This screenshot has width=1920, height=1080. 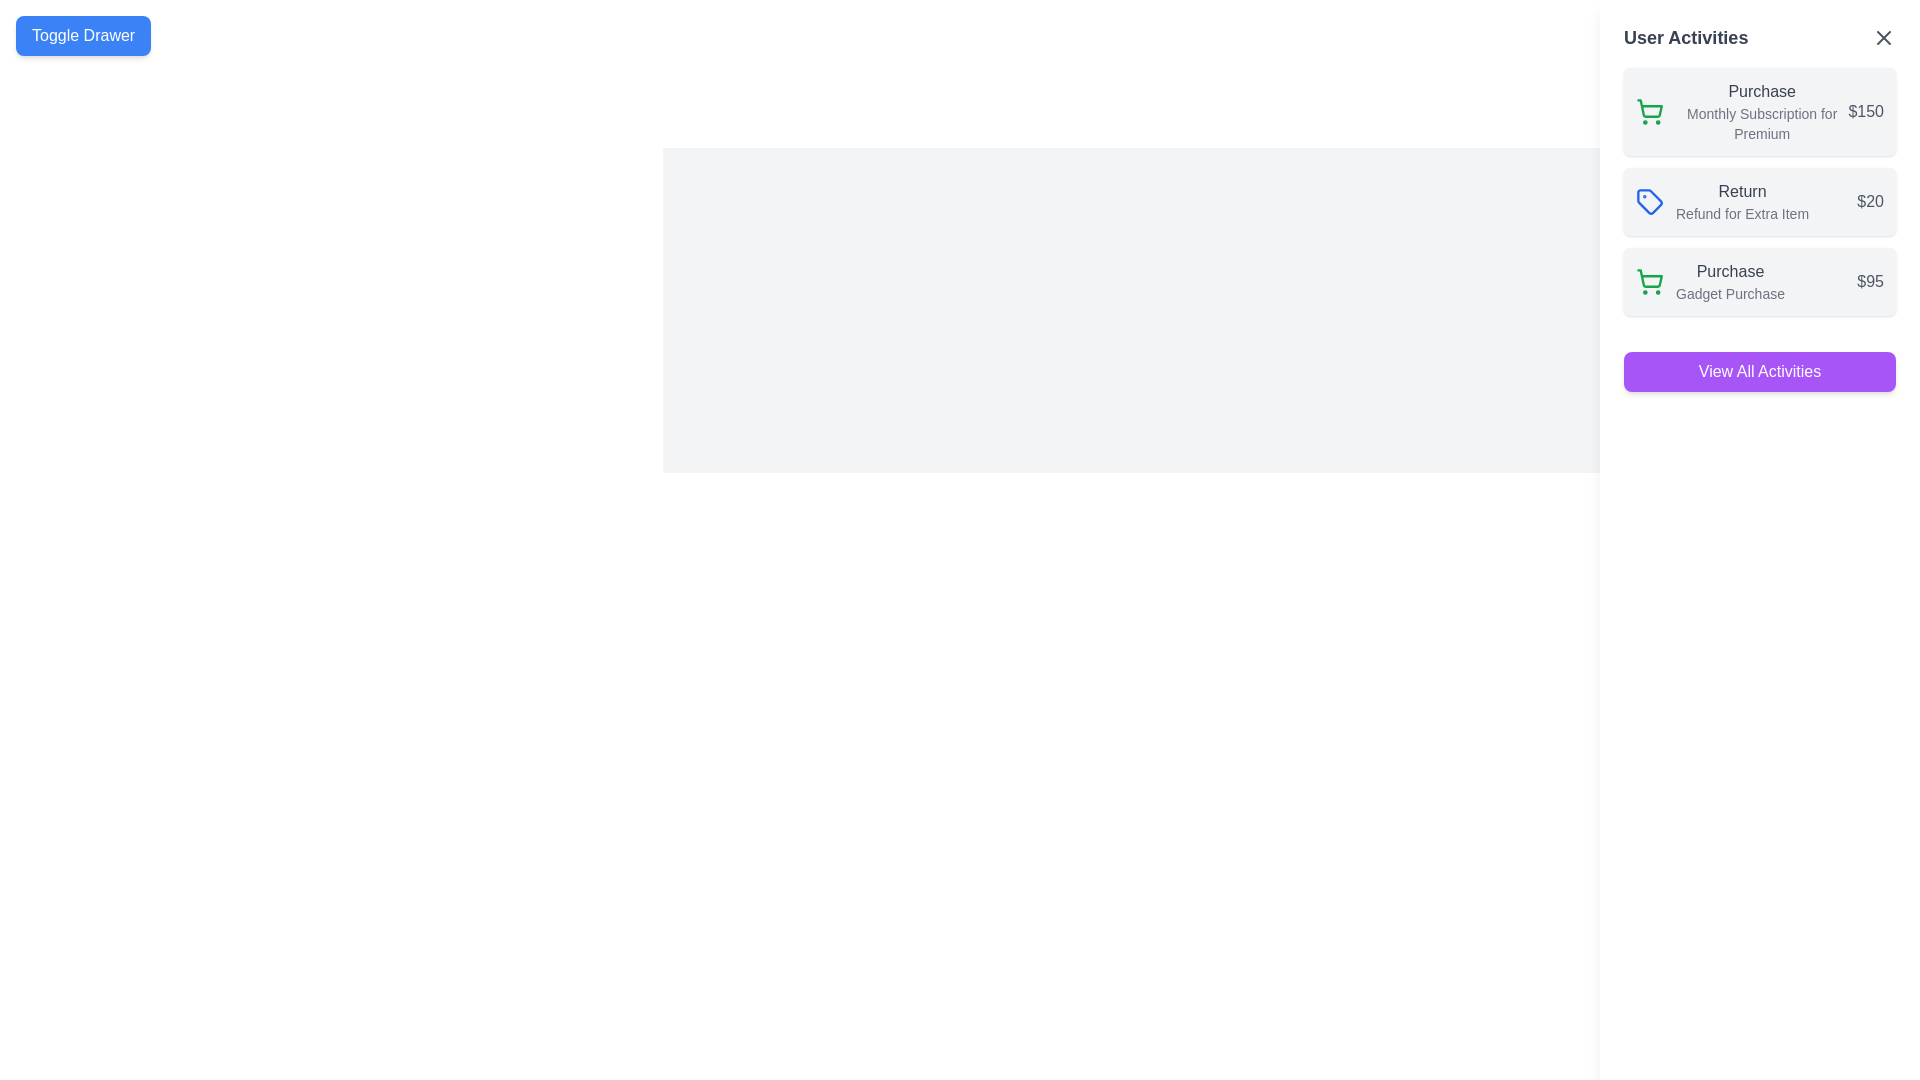 I want to click on the second informational text label under the 'Return' title in the 'User Activities' panel, so click(x=1741, y=213).